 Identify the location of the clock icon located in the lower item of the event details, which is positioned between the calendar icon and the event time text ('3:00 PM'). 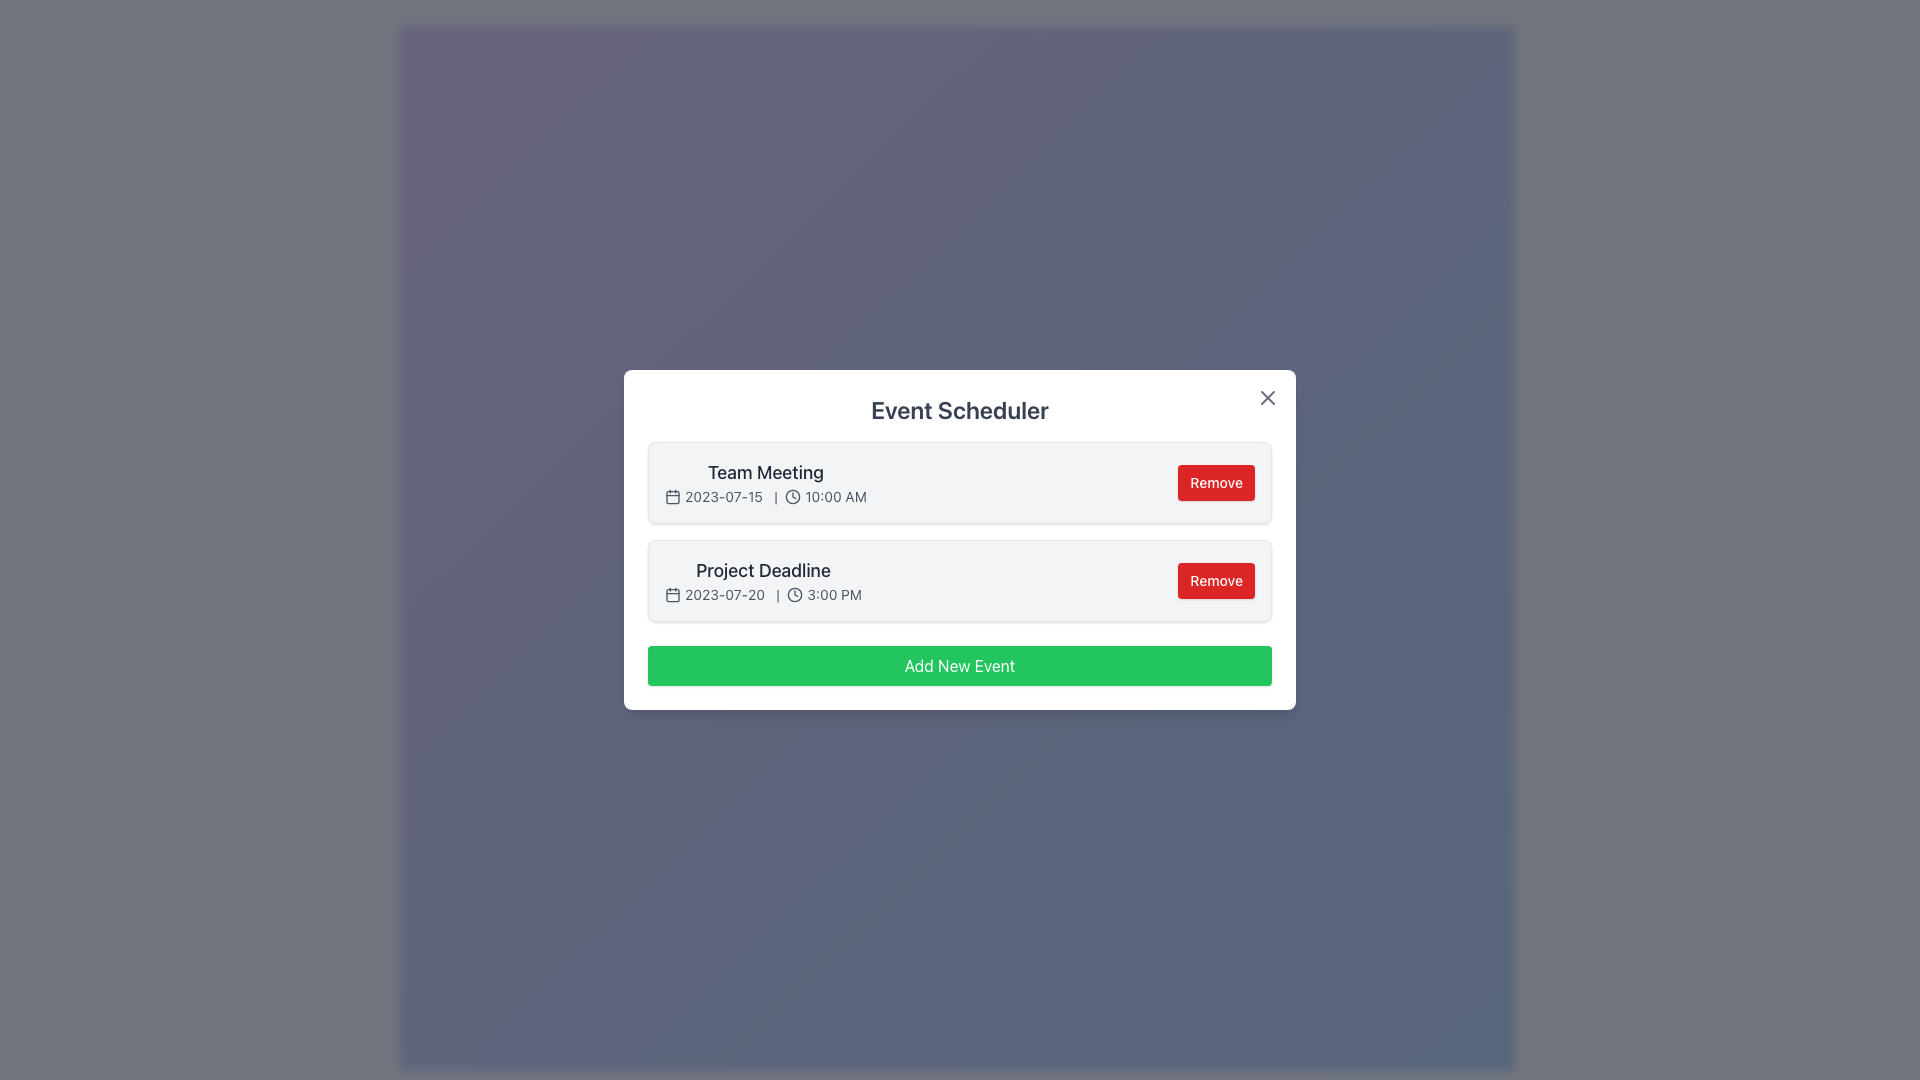
(794, 593).